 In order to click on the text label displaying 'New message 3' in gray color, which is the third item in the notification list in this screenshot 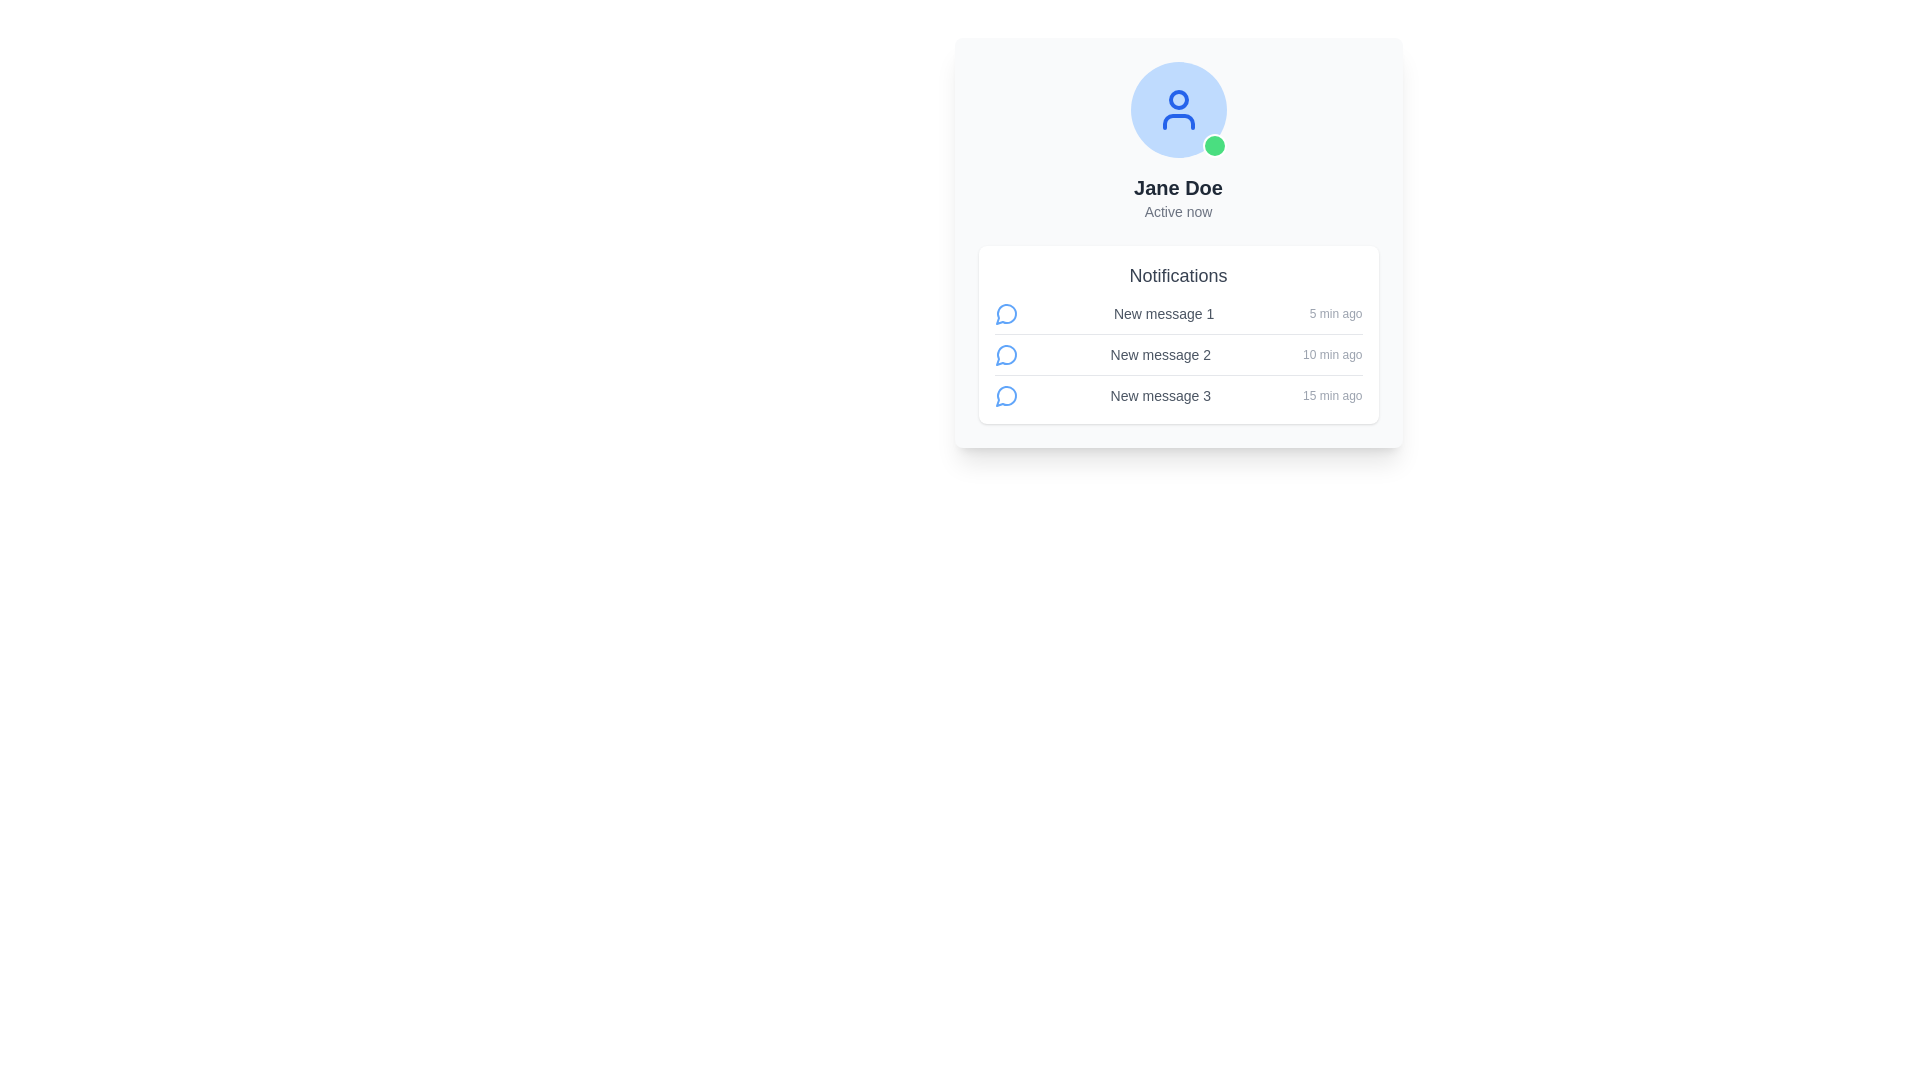, I will do `click(1160, 396)`.